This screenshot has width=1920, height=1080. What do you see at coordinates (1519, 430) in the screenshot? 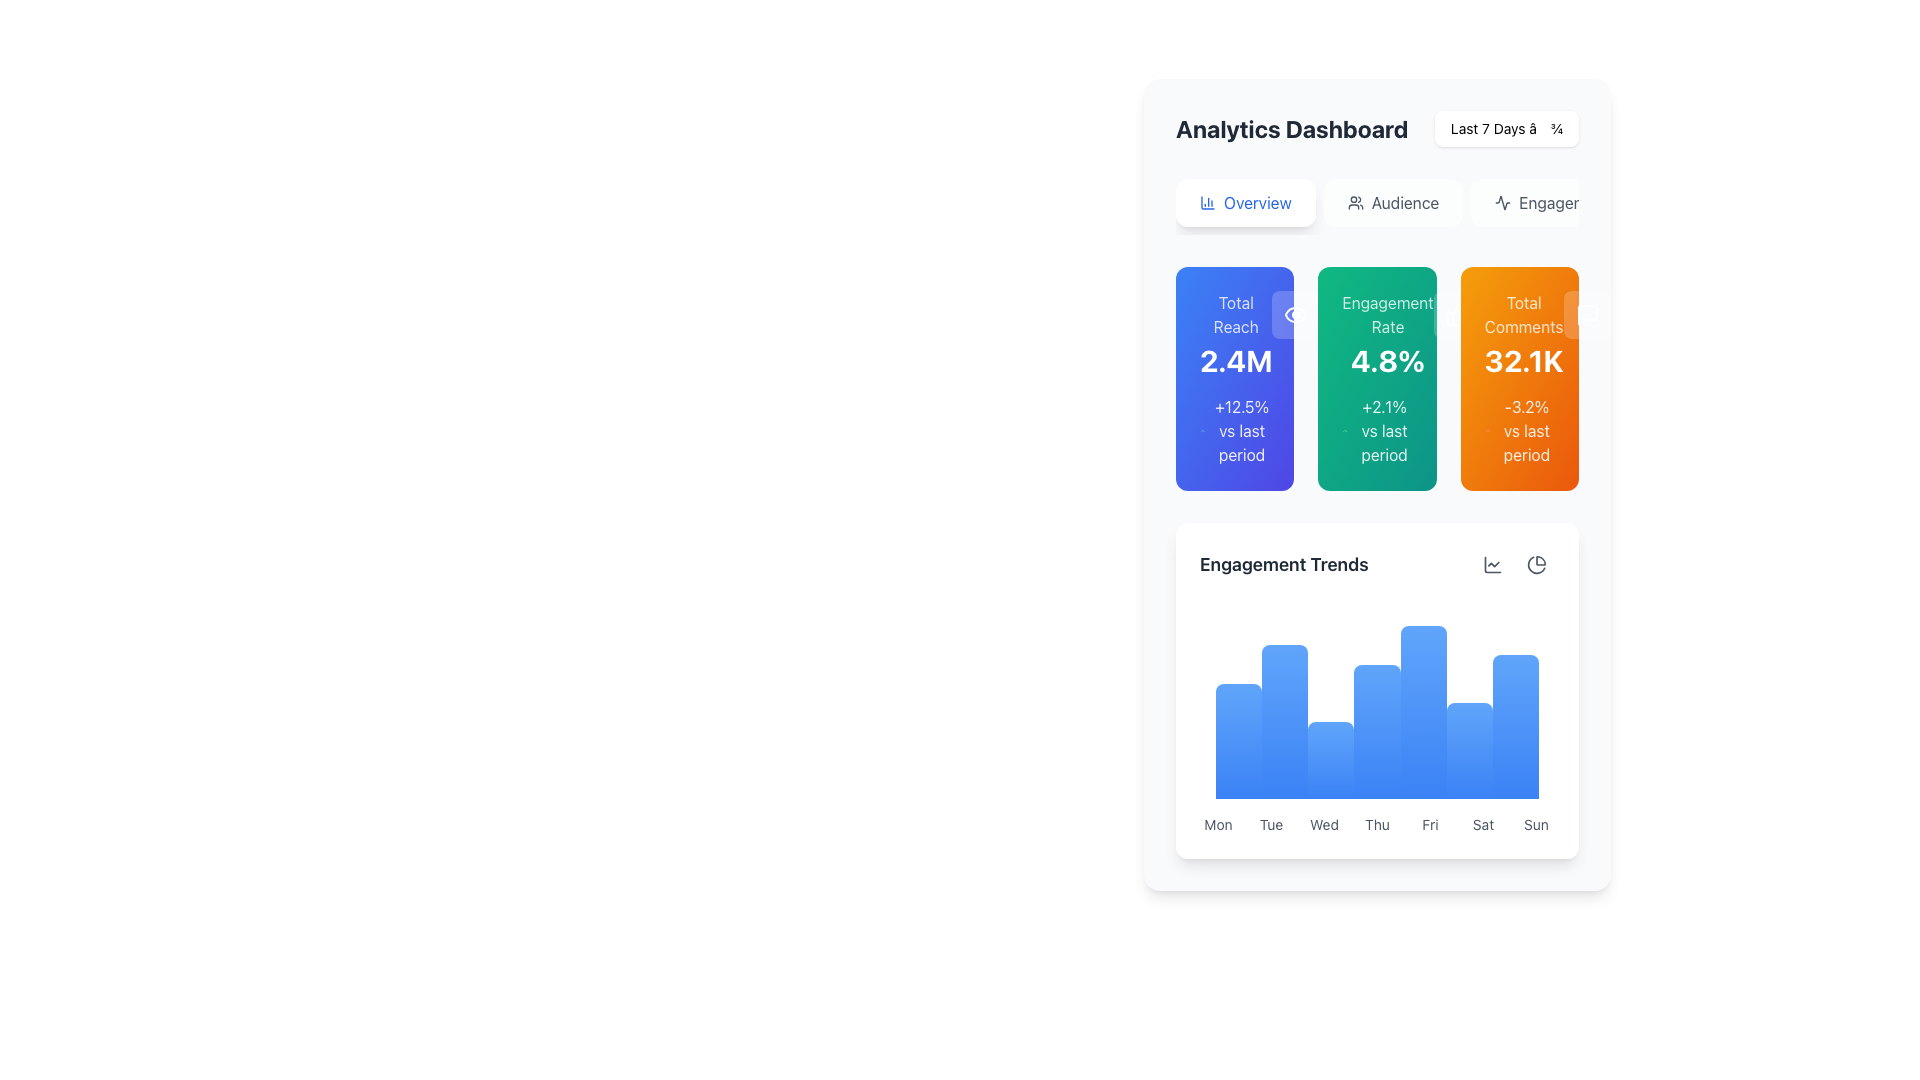
I see `the descriptive text with the percentage '-3.2% vs last period' that is styled with a white font on a gradient orange to amber background, located within the third orange-colored card labeled 'Total Comments 32.1K'` at bounding box center [1519, 430].